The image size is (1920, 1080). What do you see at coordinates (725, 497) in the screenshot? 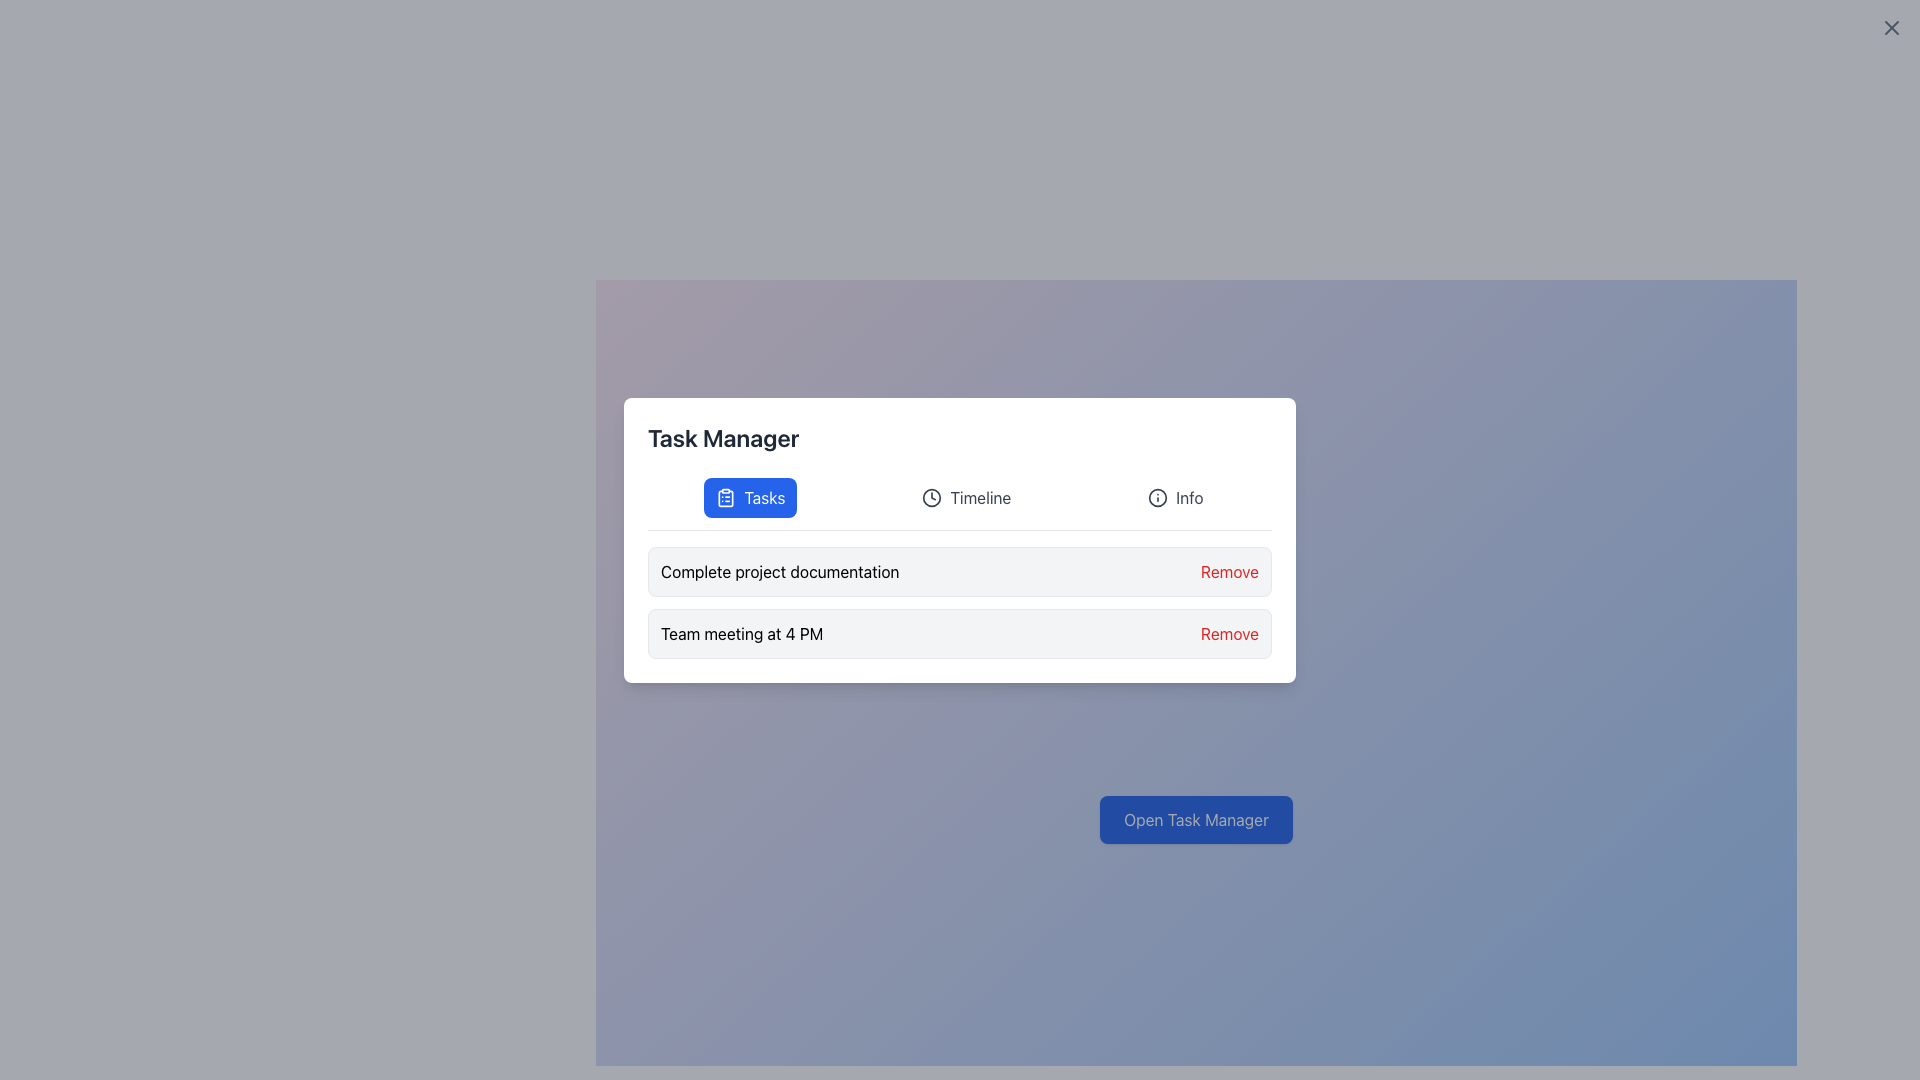
I see `the 'Tasks' tab vector icon located at the top left of the 'Task Manager' card, which visually represents the 'Tasks' tab` at bounding box center [725, 497].